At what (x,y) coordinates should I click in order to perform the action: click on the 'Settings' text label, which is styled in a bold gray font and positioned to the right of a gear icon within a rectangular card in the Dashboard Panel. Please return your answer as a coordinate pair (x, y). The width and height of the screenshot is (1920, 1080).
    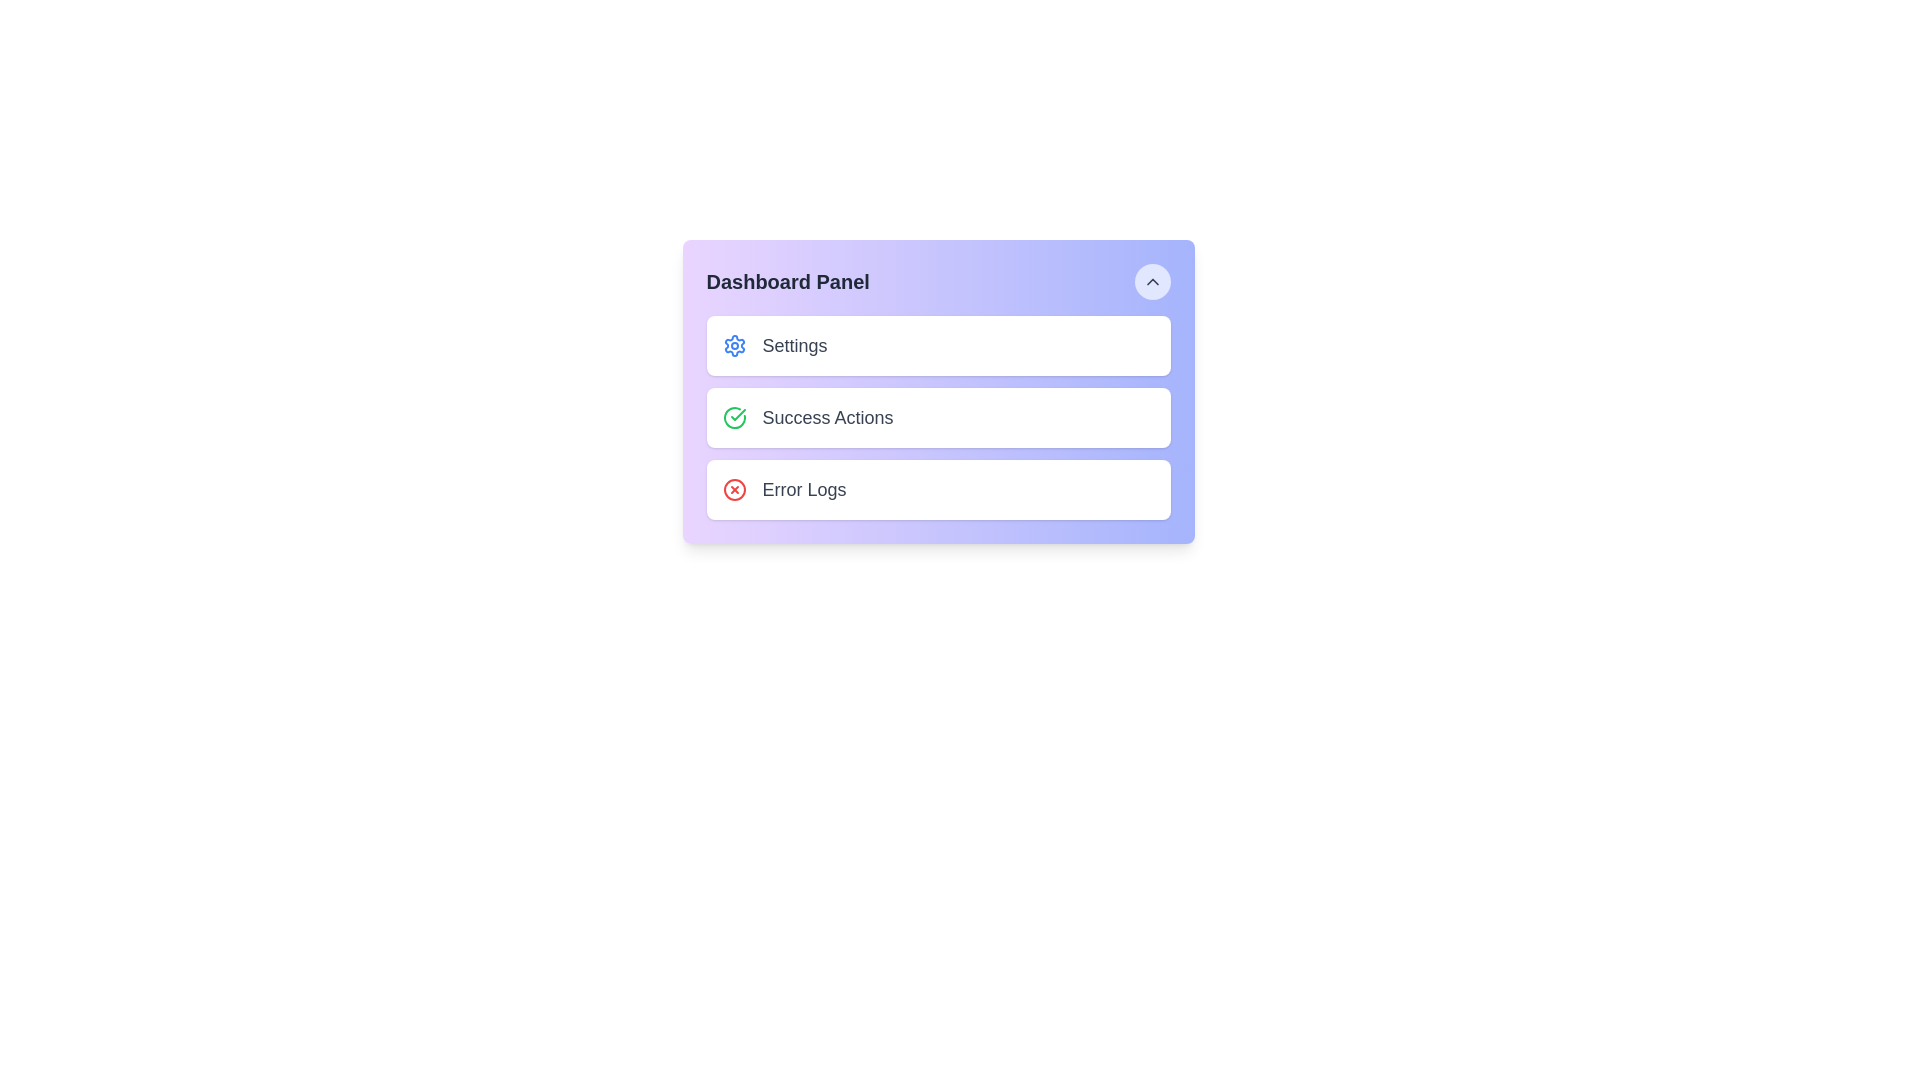
    Looking at the image, I should click on (794, 345).